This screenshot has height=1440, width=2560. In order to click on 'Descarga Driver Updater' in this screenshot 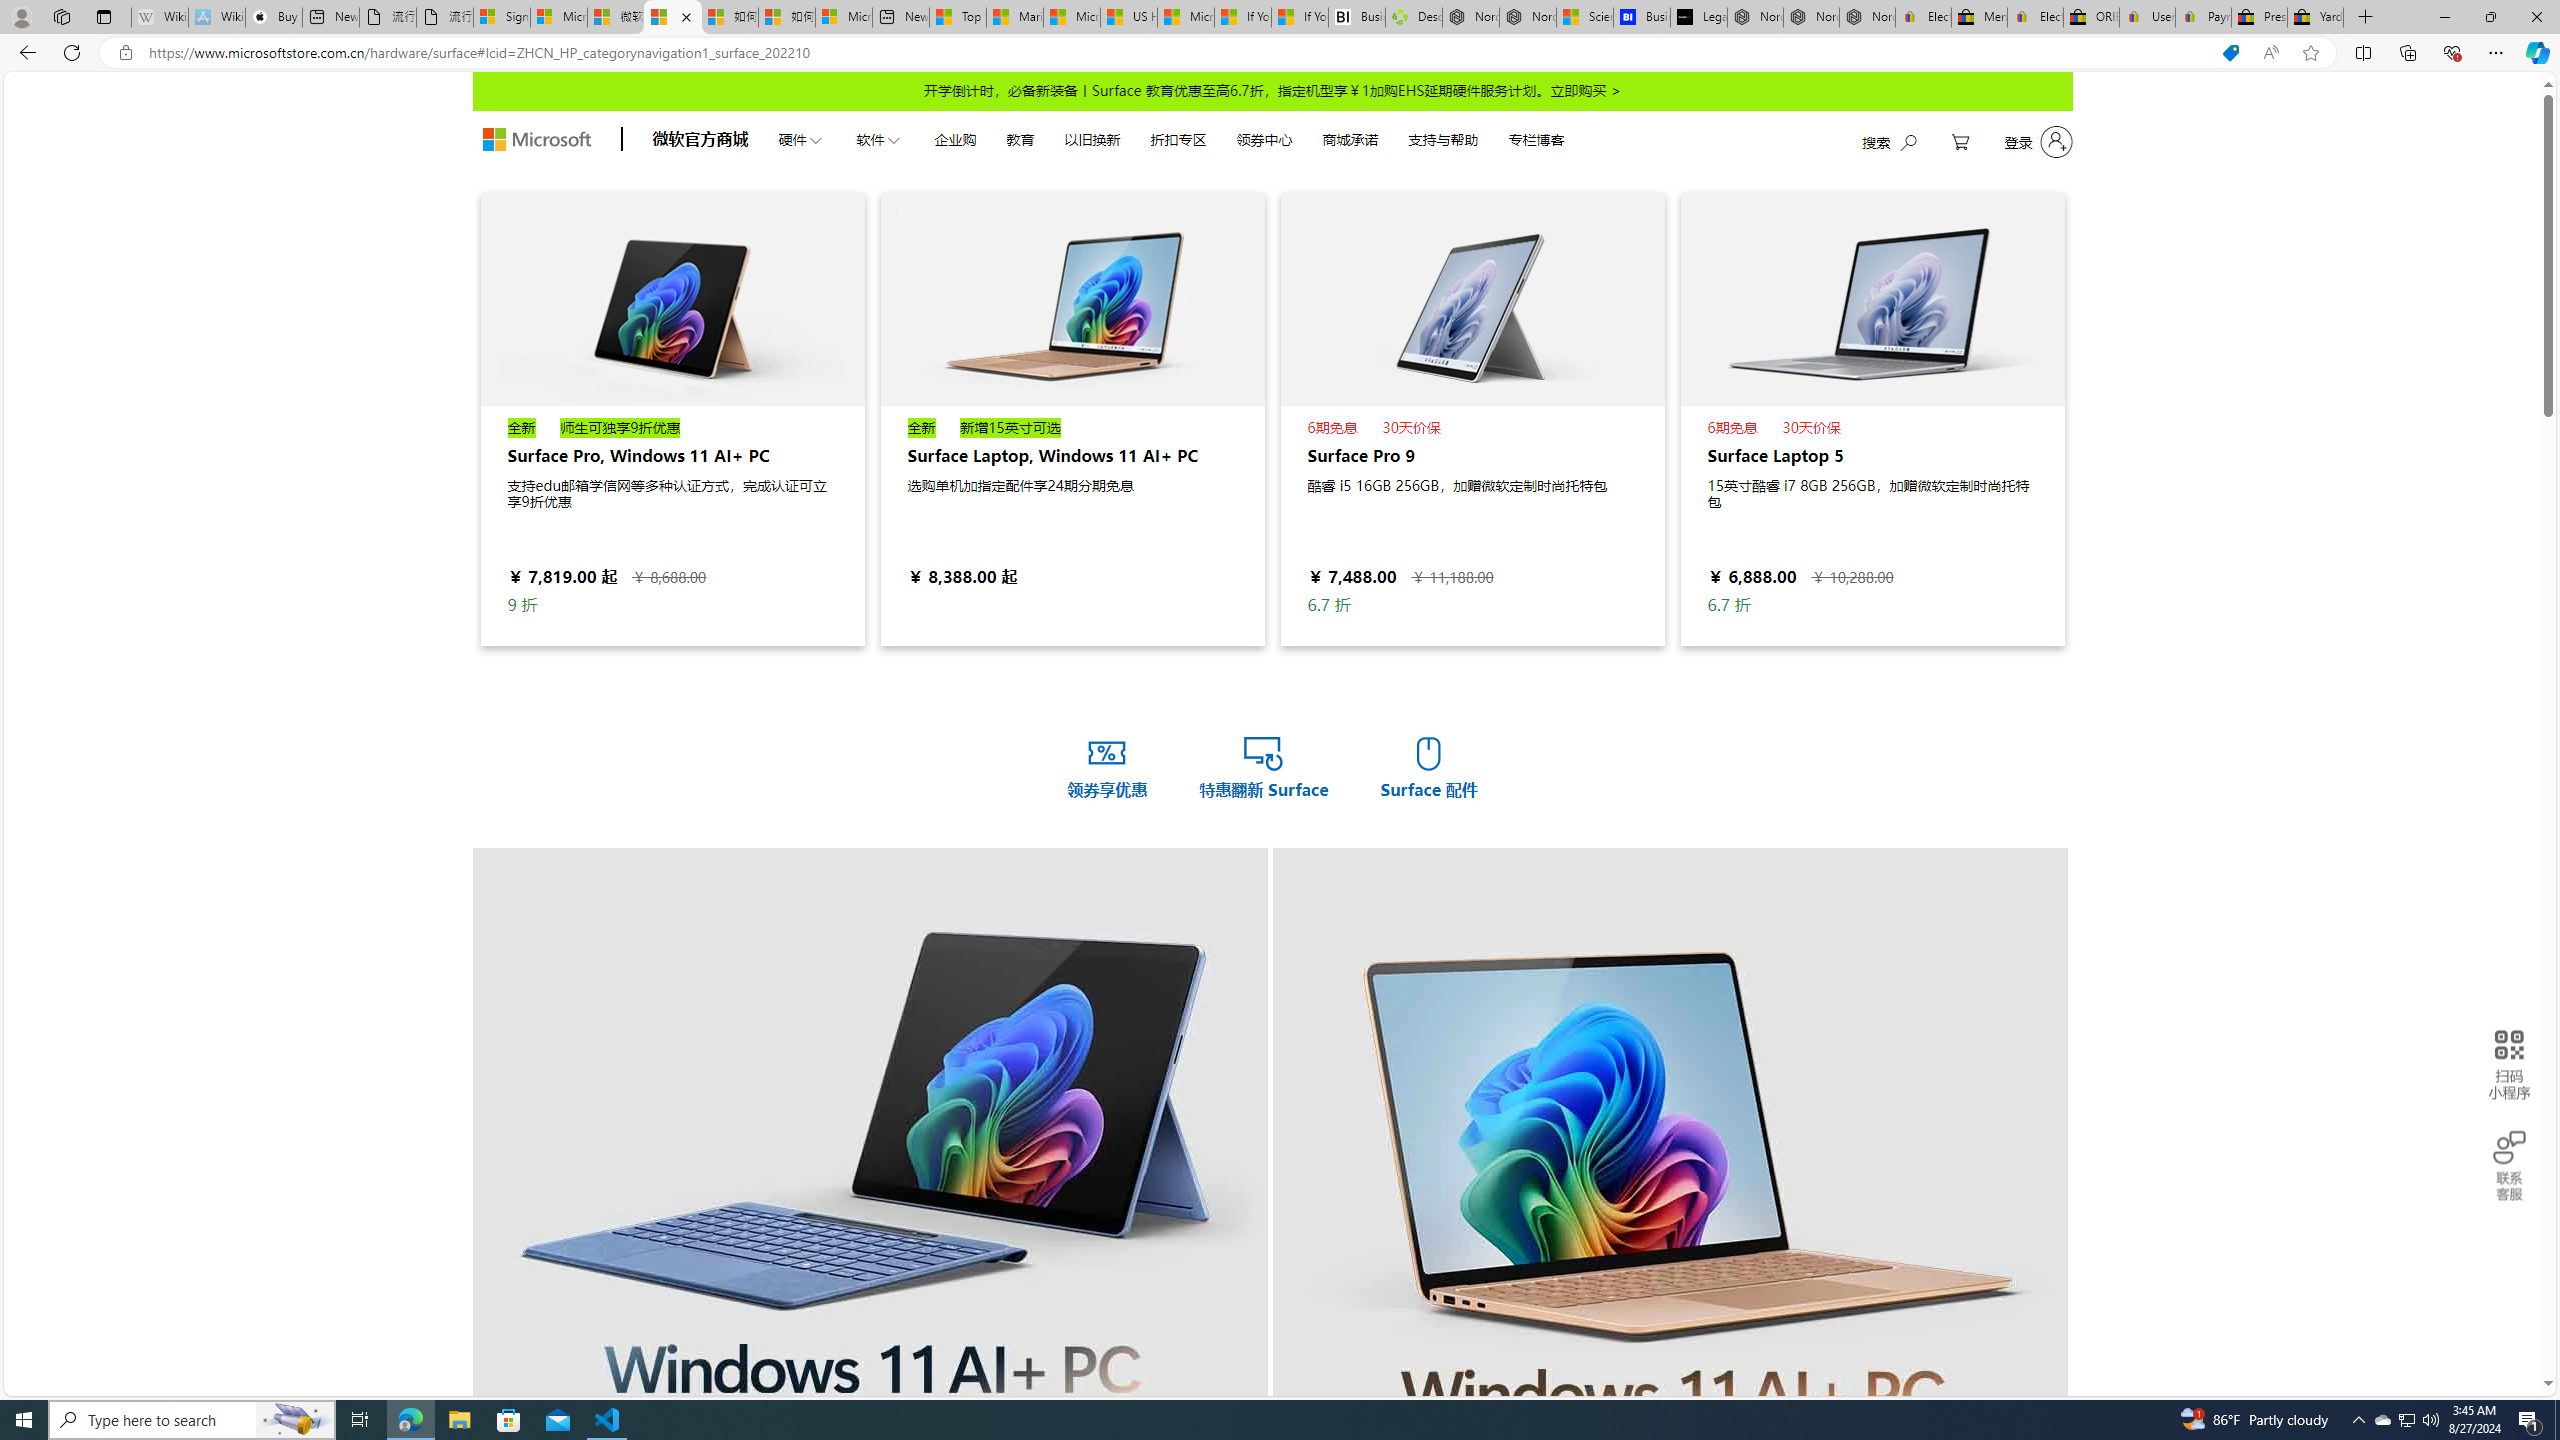, I will do `click(1414, 16)`.